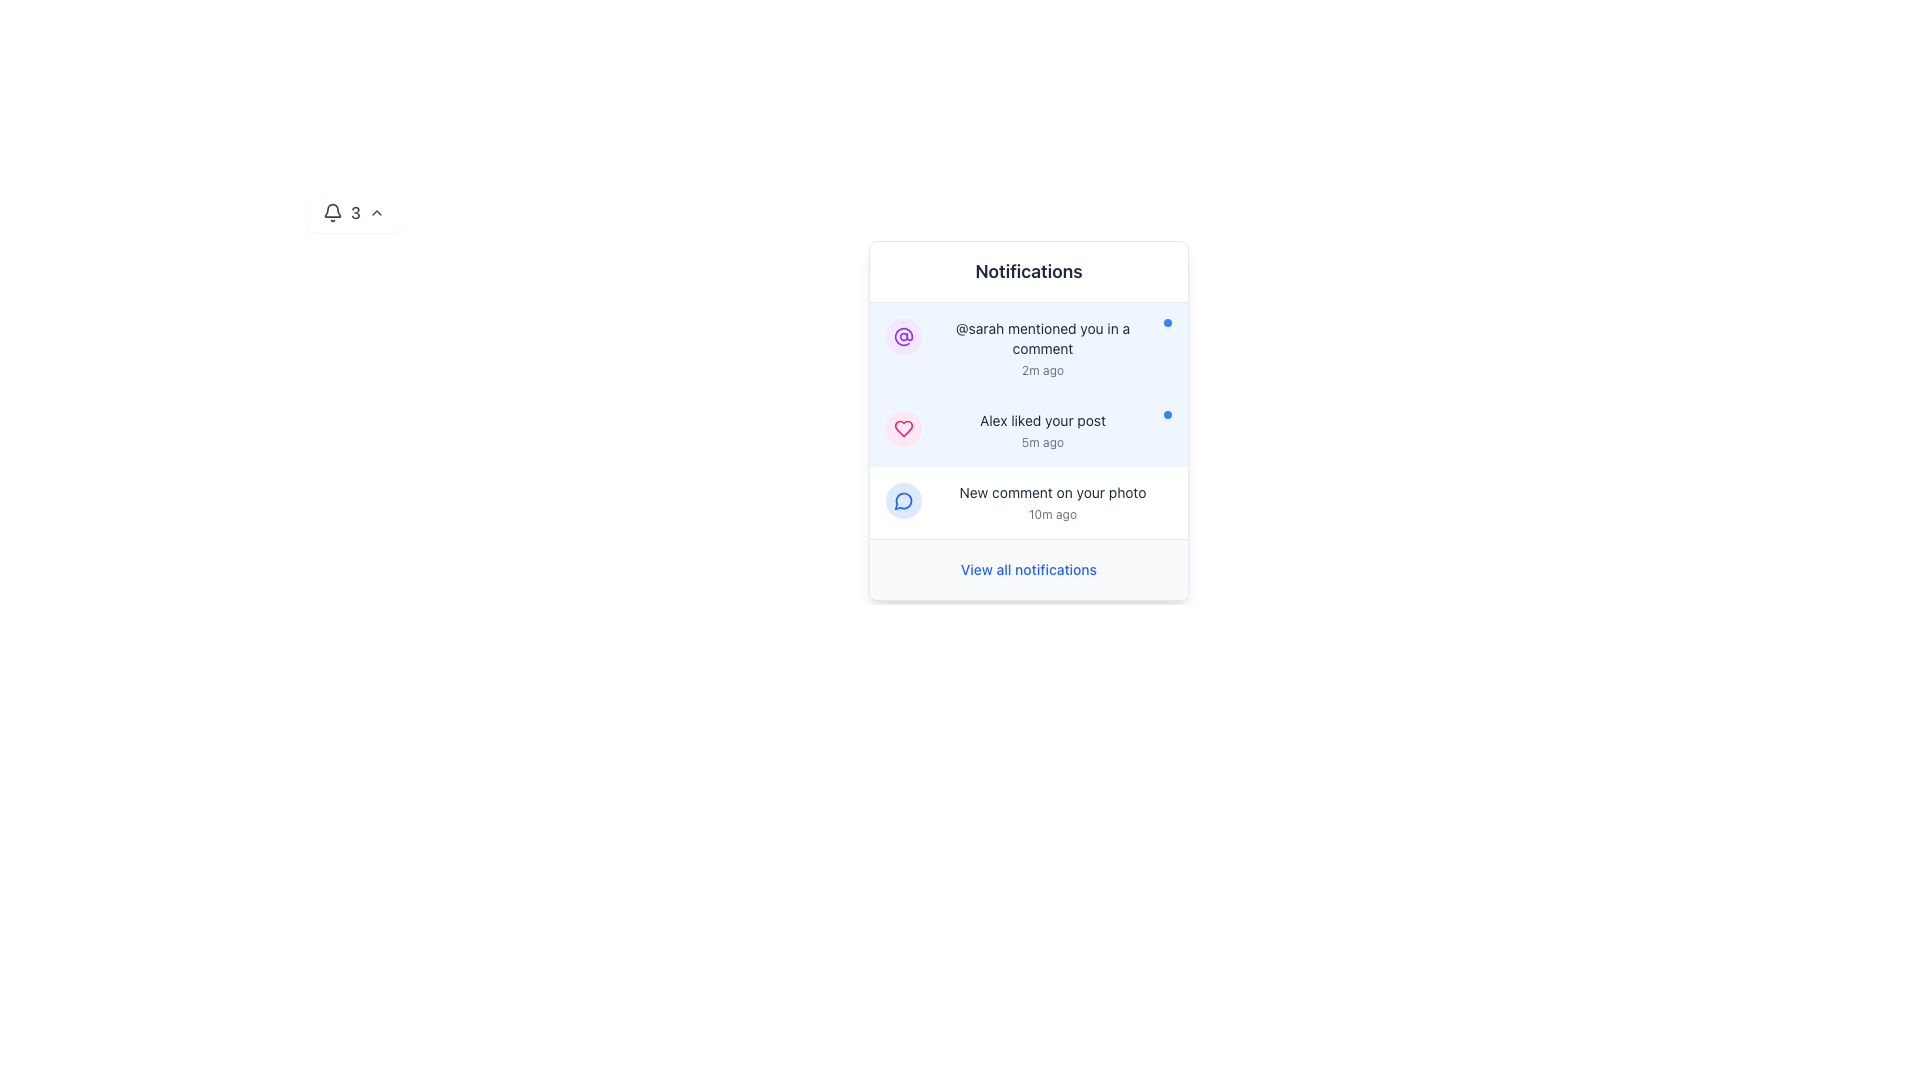 This screenshot has width=1920, height=1080. I want to click on the third notification item that informs the user about a recent comment made on their photo, so click(1028, 501).